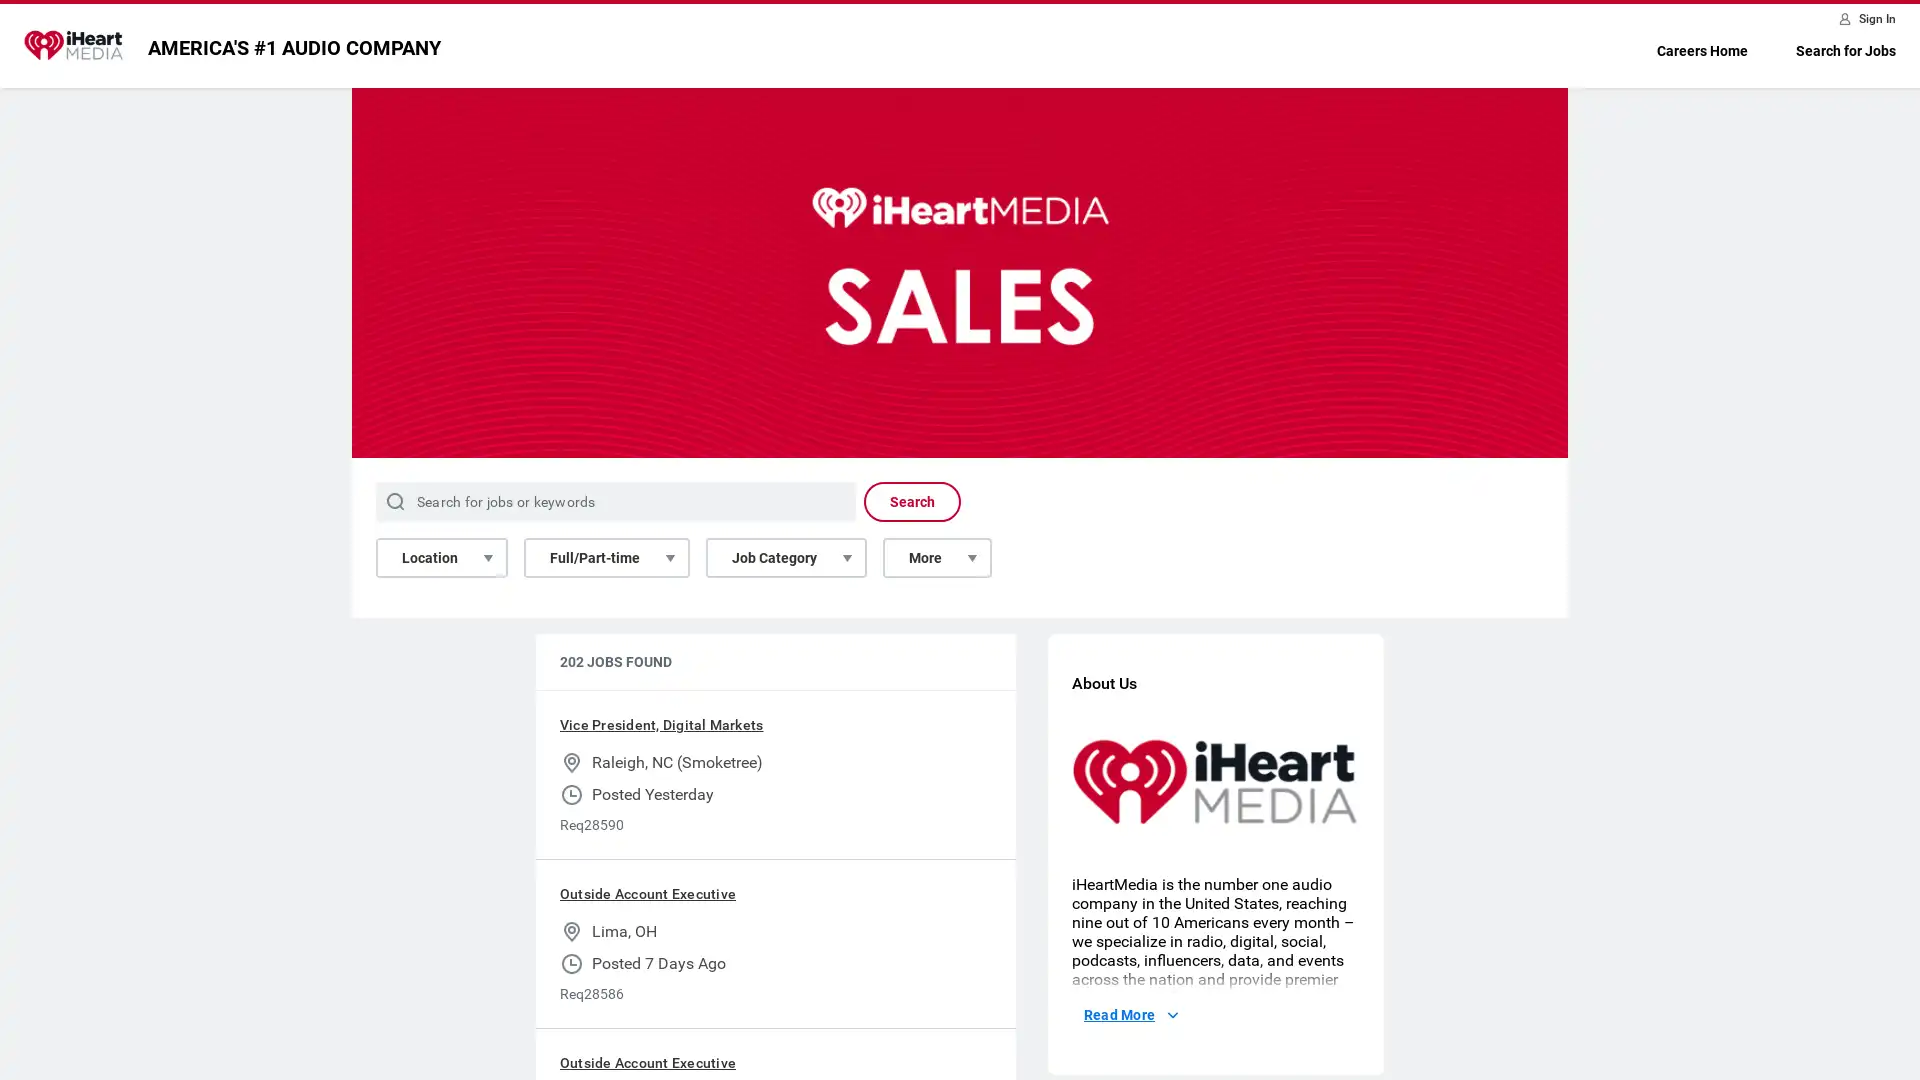  Describe the element at coordinates (605, 558) in the screenshot. I see `Full/Part-time` at that location.